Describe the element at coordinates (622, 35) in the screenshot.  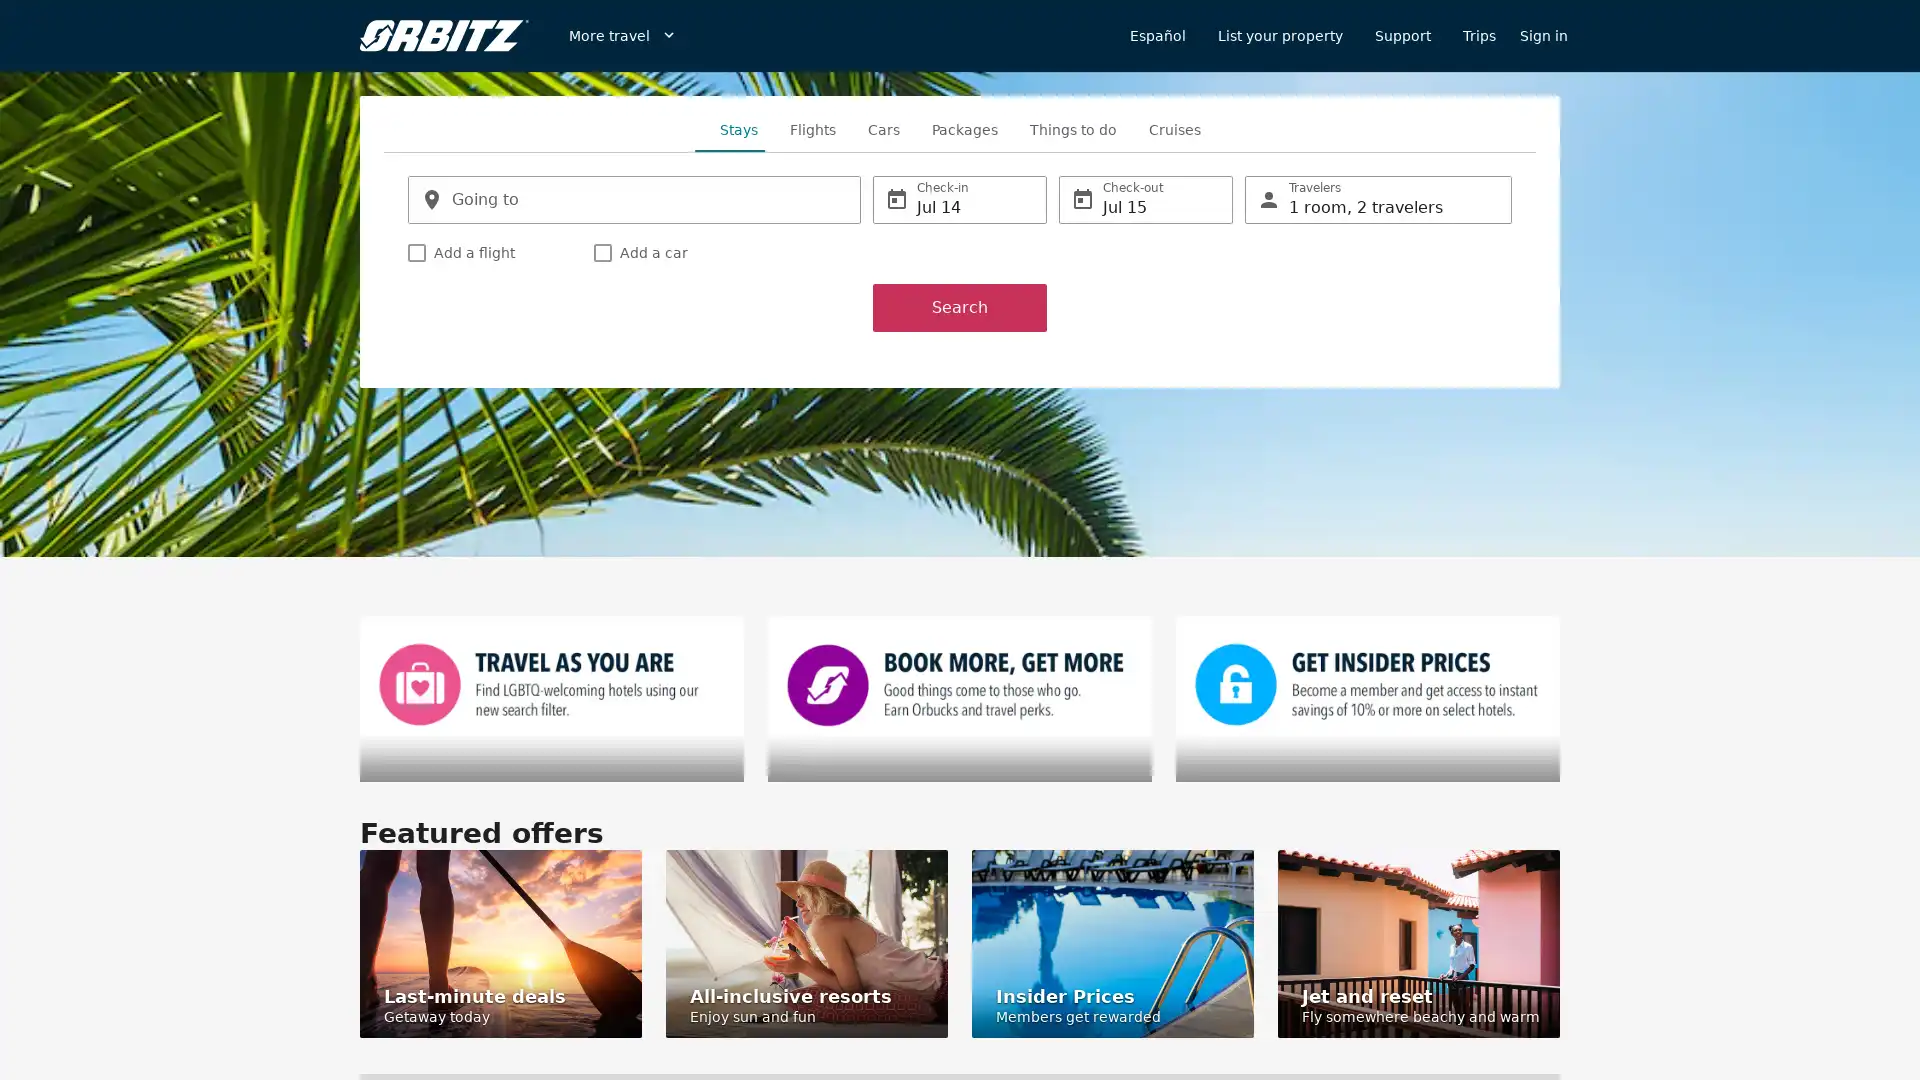
I see `More travel` at that location.